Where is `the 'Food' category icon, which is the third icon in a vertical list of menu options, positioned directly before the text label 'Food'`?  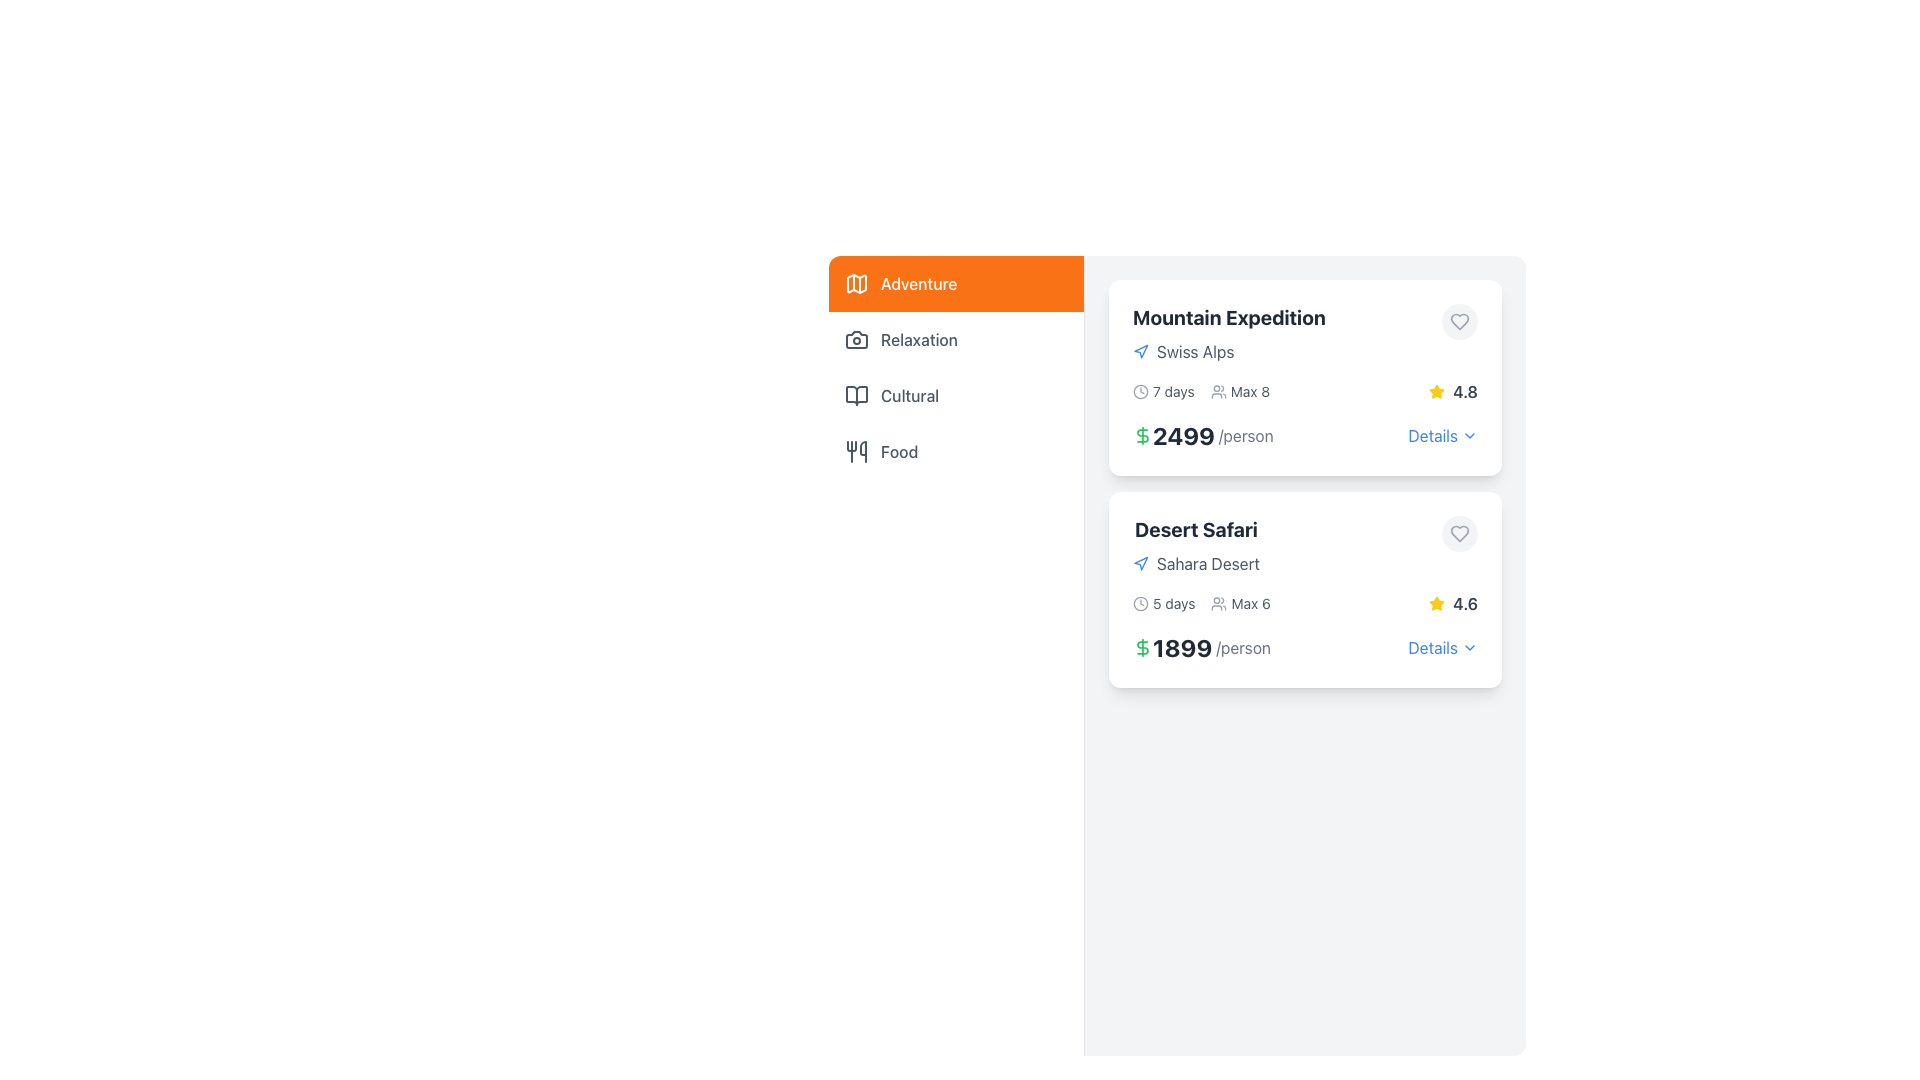 the 'Food' category icon, which is the third icon in a vertical list of menu options, positioned directly before the text label 'Food' is located at coordinates (857, 451).